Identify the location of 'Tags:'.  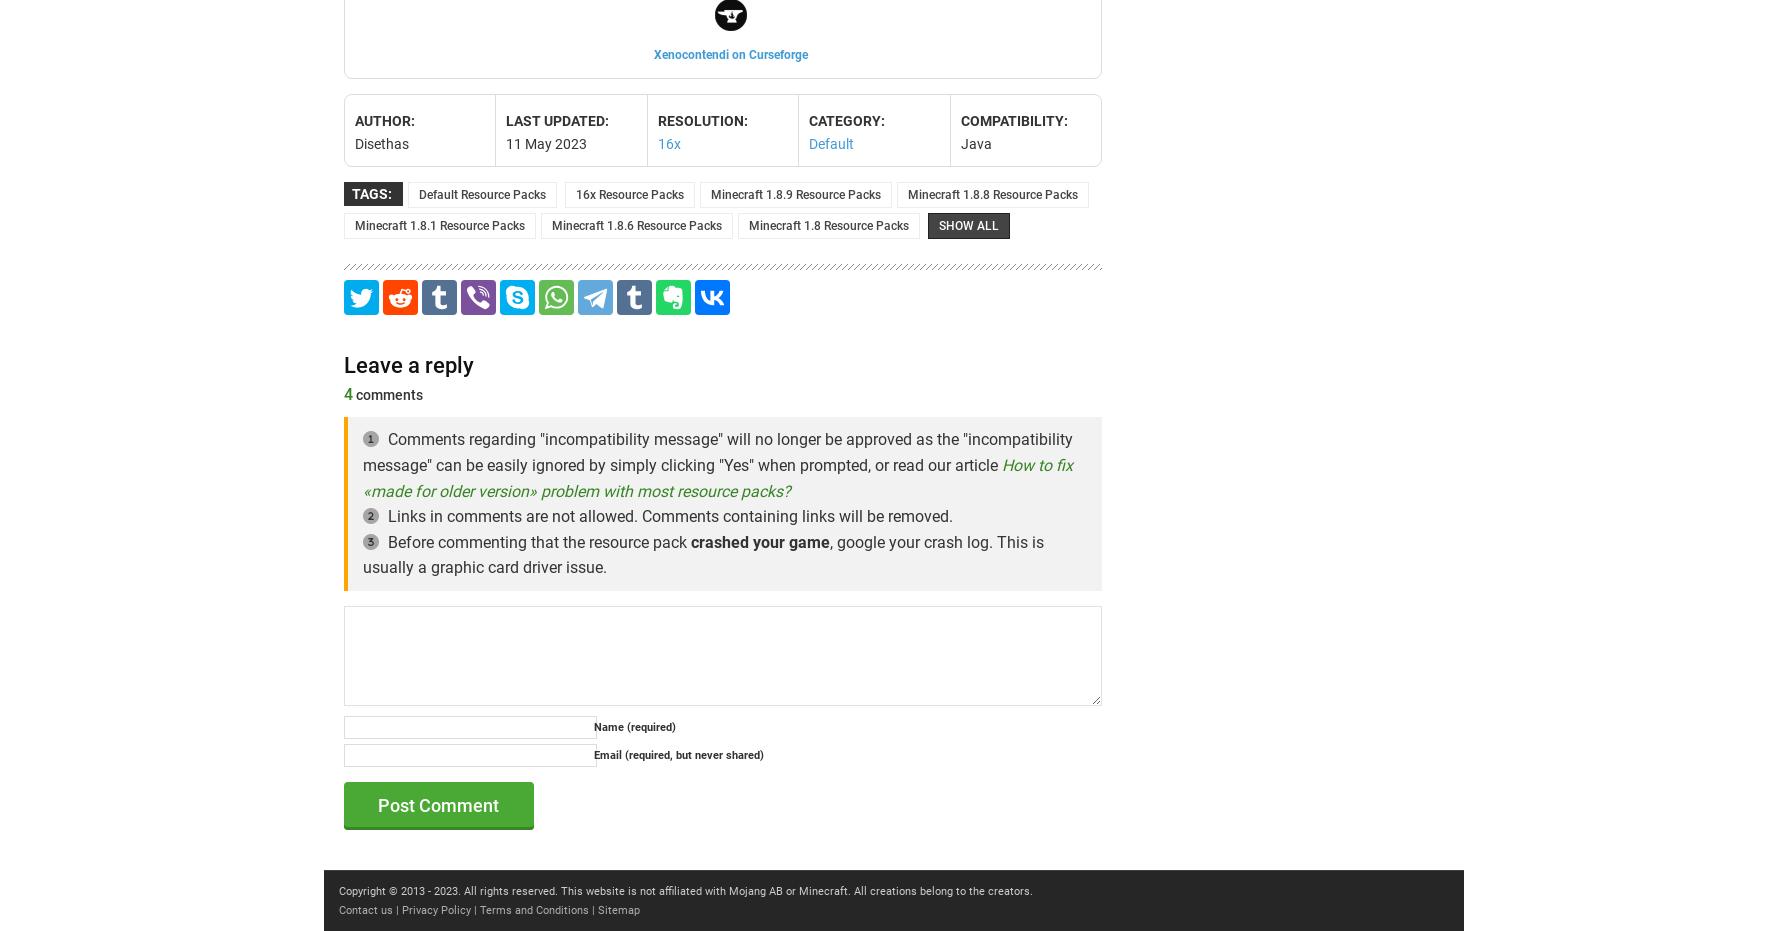
(372, 191).